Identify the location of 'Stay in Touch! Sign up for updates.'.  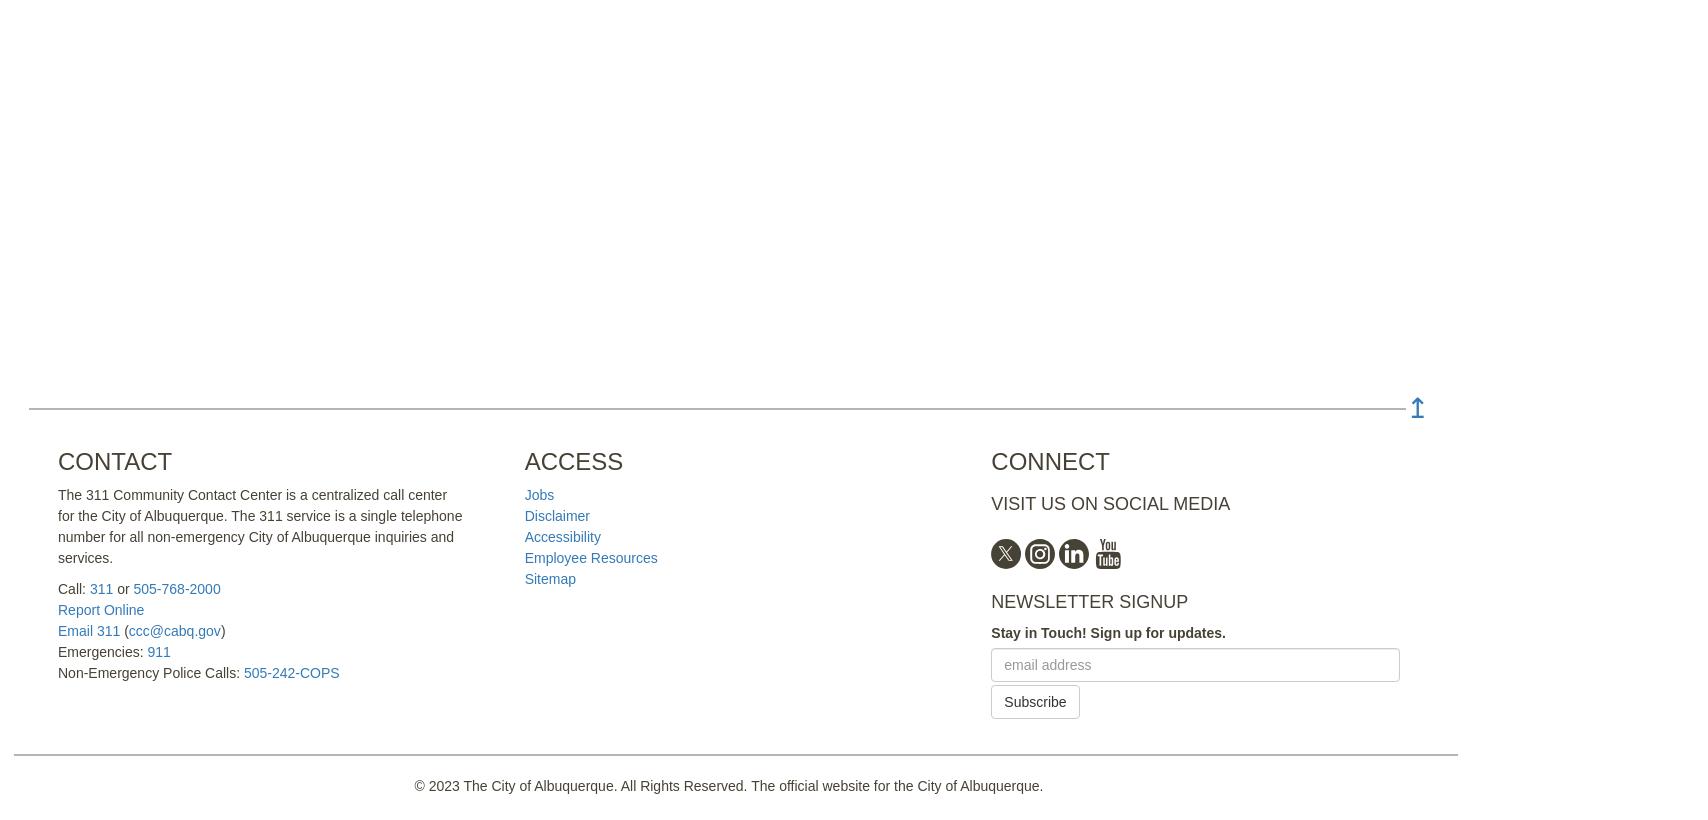
(990, 630).